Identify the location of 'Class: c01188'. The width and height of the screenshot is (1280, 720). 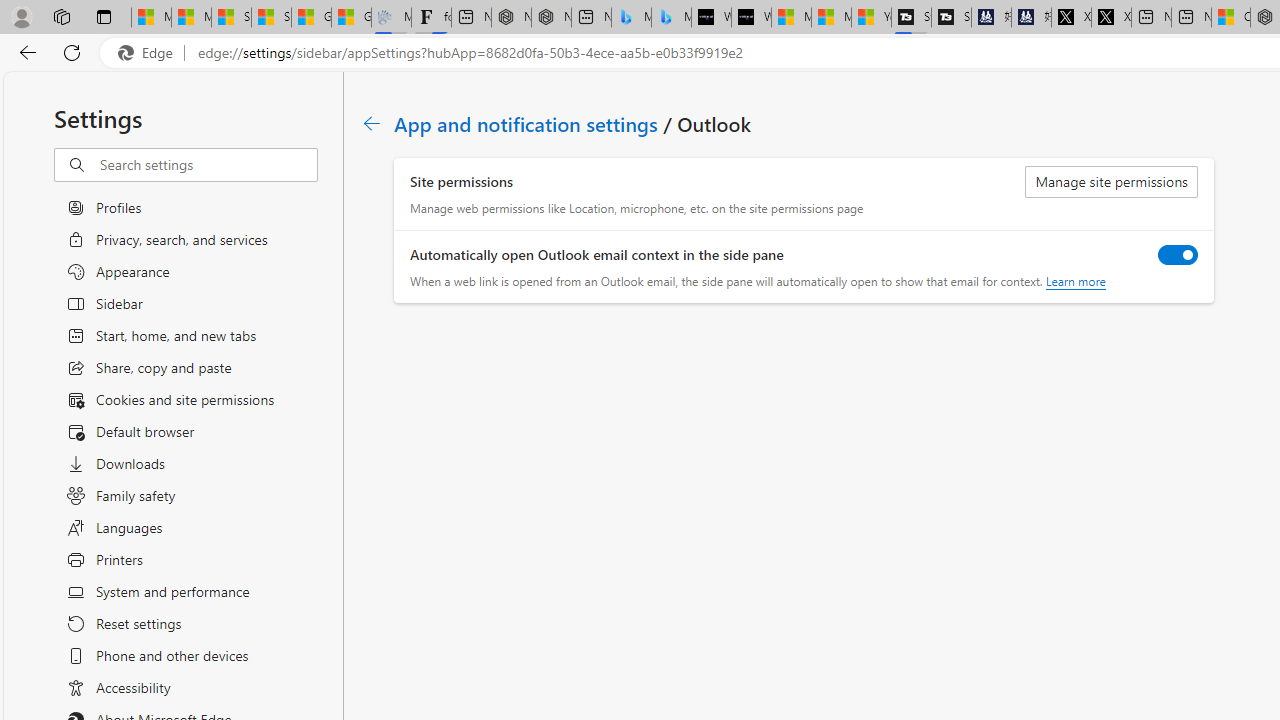
(371, 123).